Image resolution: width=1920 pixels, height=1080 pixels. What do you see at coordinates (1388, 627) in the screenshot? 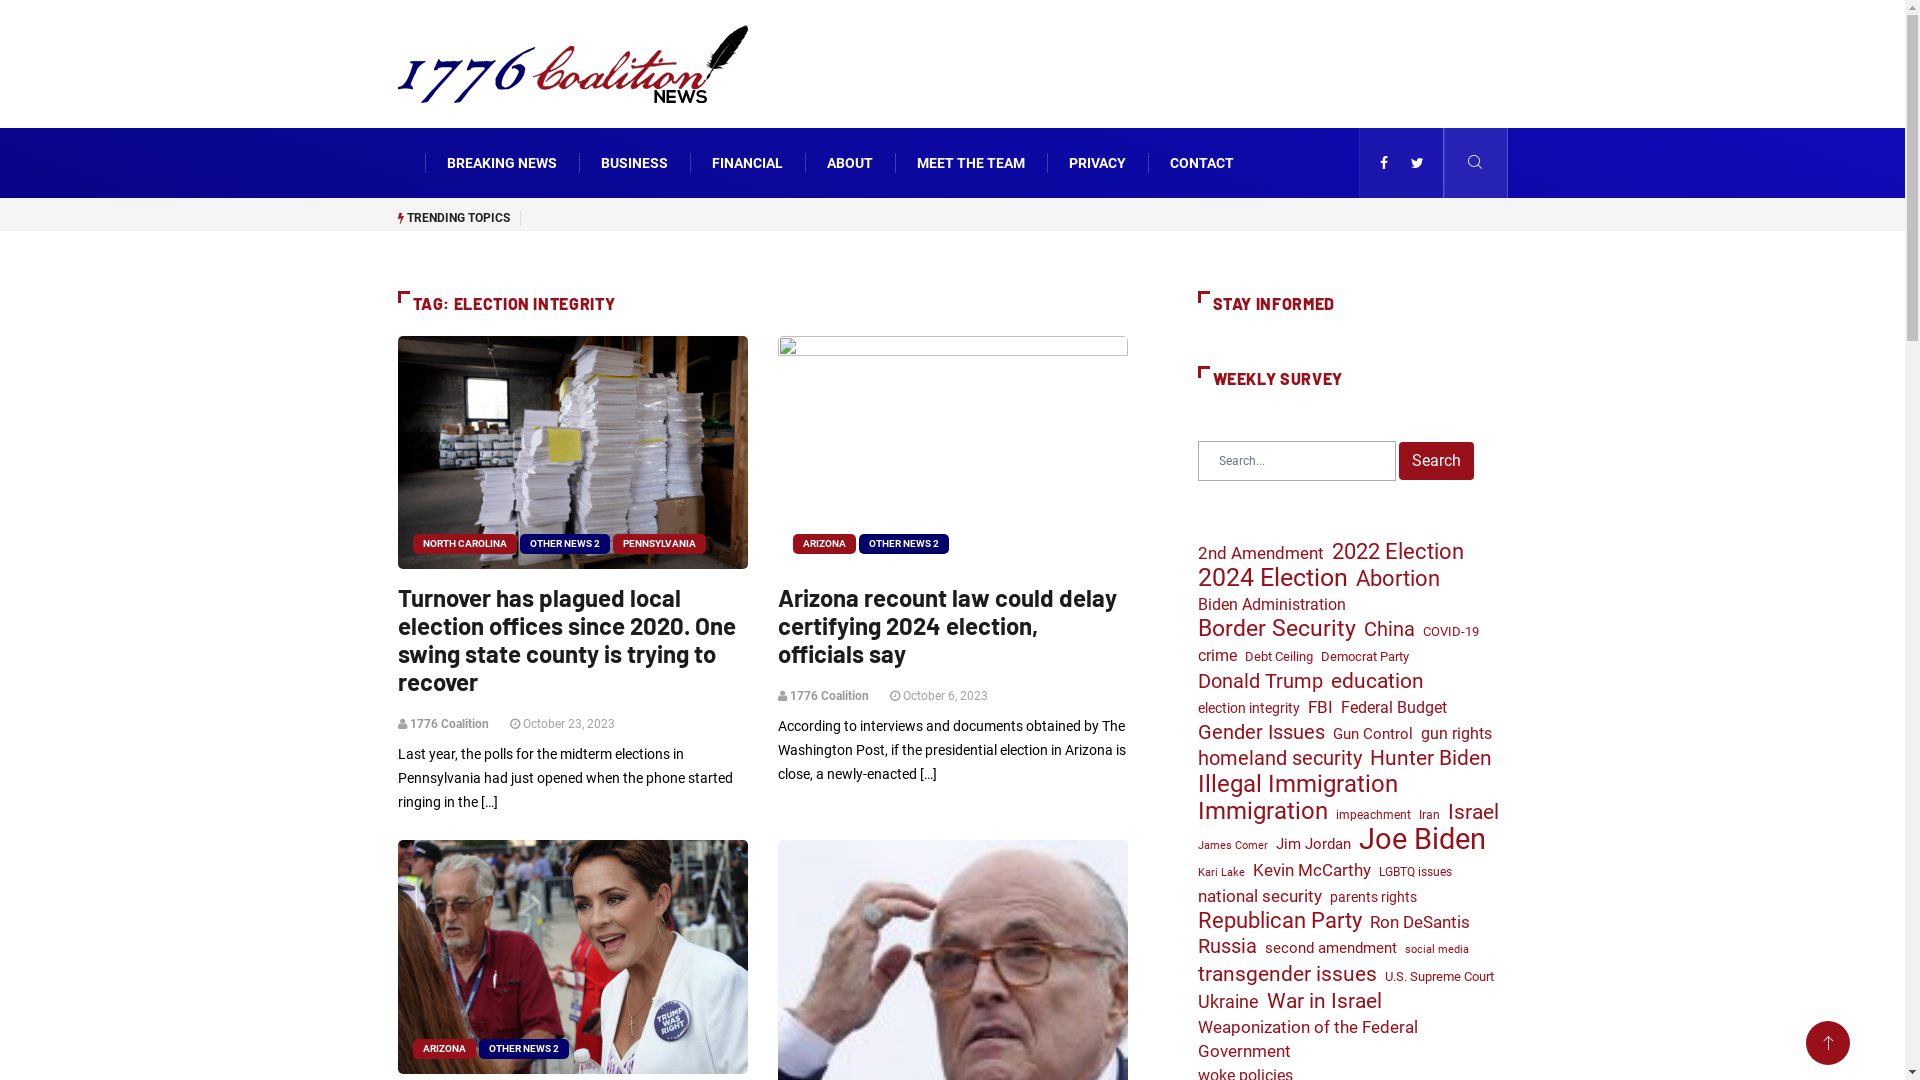
I see `'China'` at bounding box center [1388, 627].